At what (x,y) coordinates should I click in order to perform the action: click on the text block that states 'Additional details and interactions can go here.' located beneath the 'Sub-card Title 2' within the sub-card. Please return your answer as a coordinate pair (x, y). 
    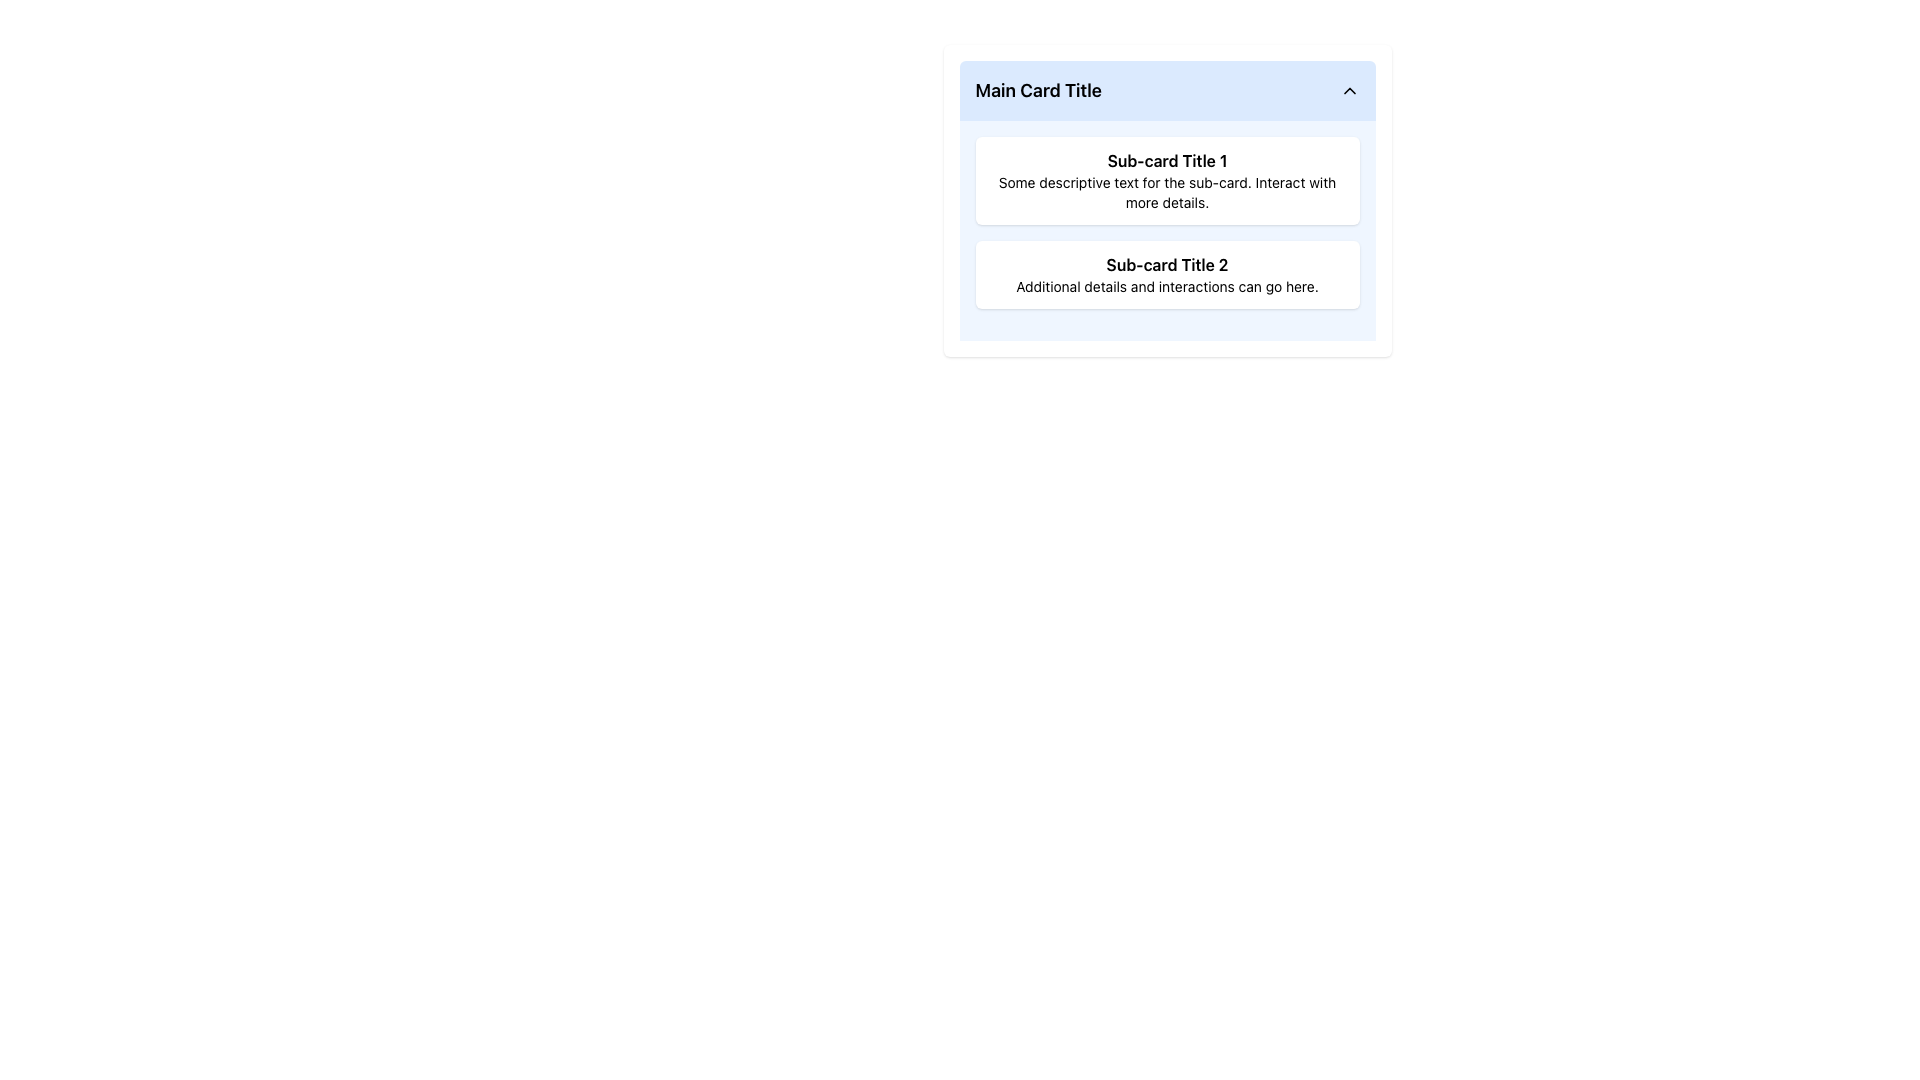
    Looking at the image, I should click on (1167, 286).